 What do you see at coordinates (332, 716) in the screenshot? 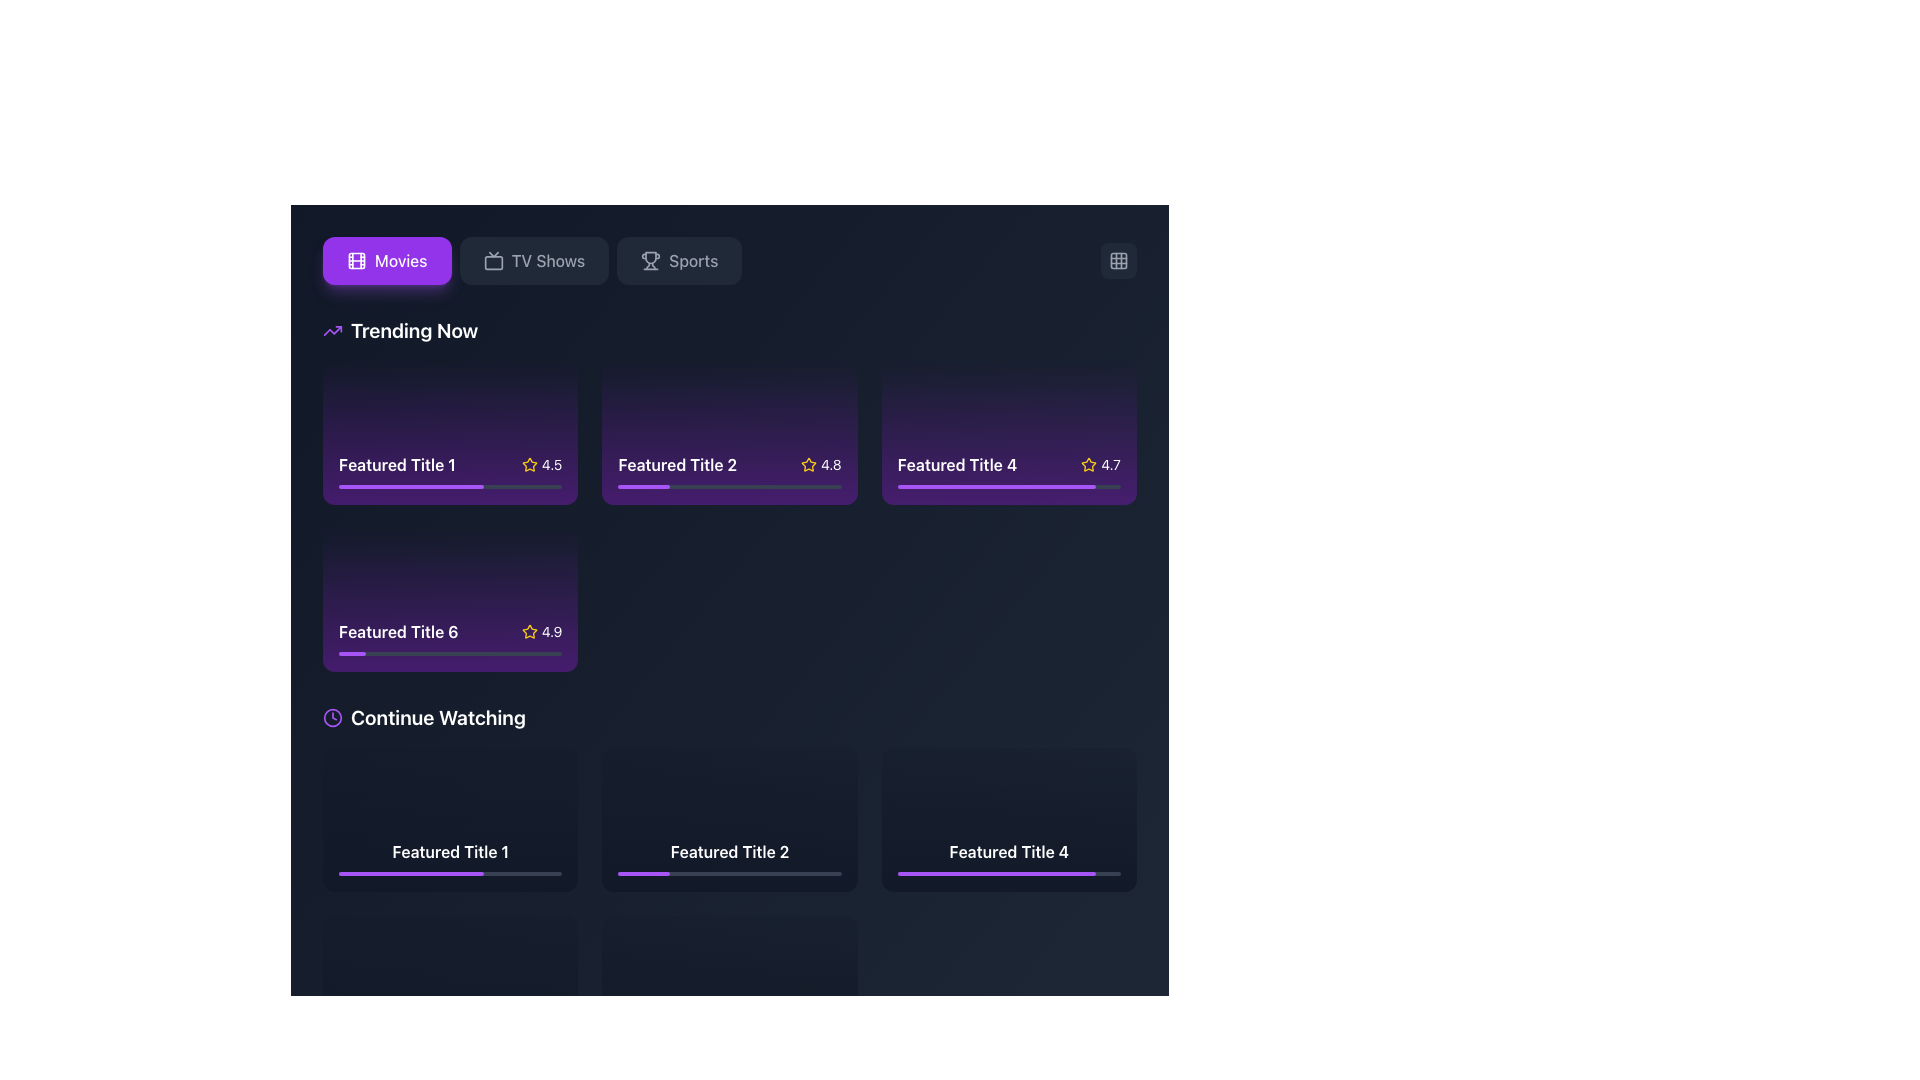
I see `the circular shape within the clock-like icon, which is a non-interactive visual representation located near the 'Continue Watching' header` at bounding box center [332, 716].